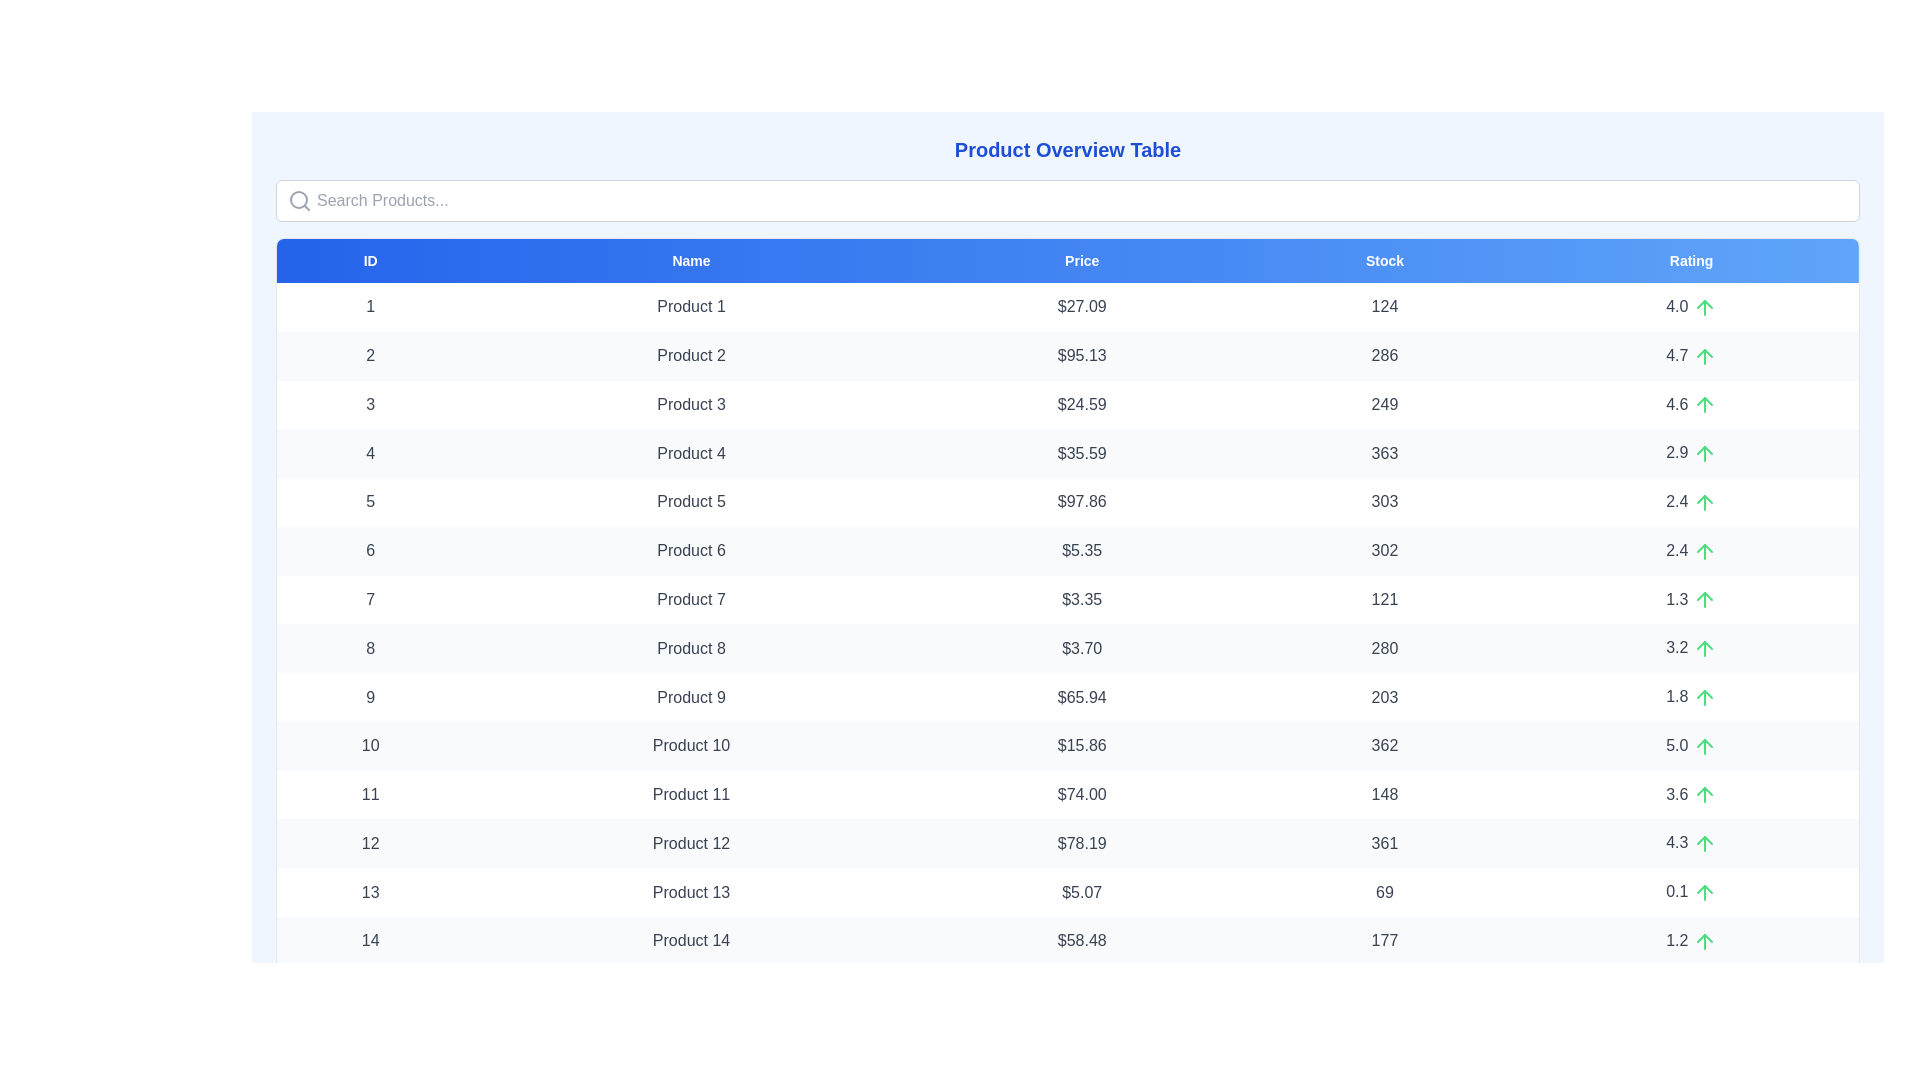 The height and width of the screenshot is (1080, 1920). I want to click on the header labeled Price to sort the table by that column, so click(1081, 260).